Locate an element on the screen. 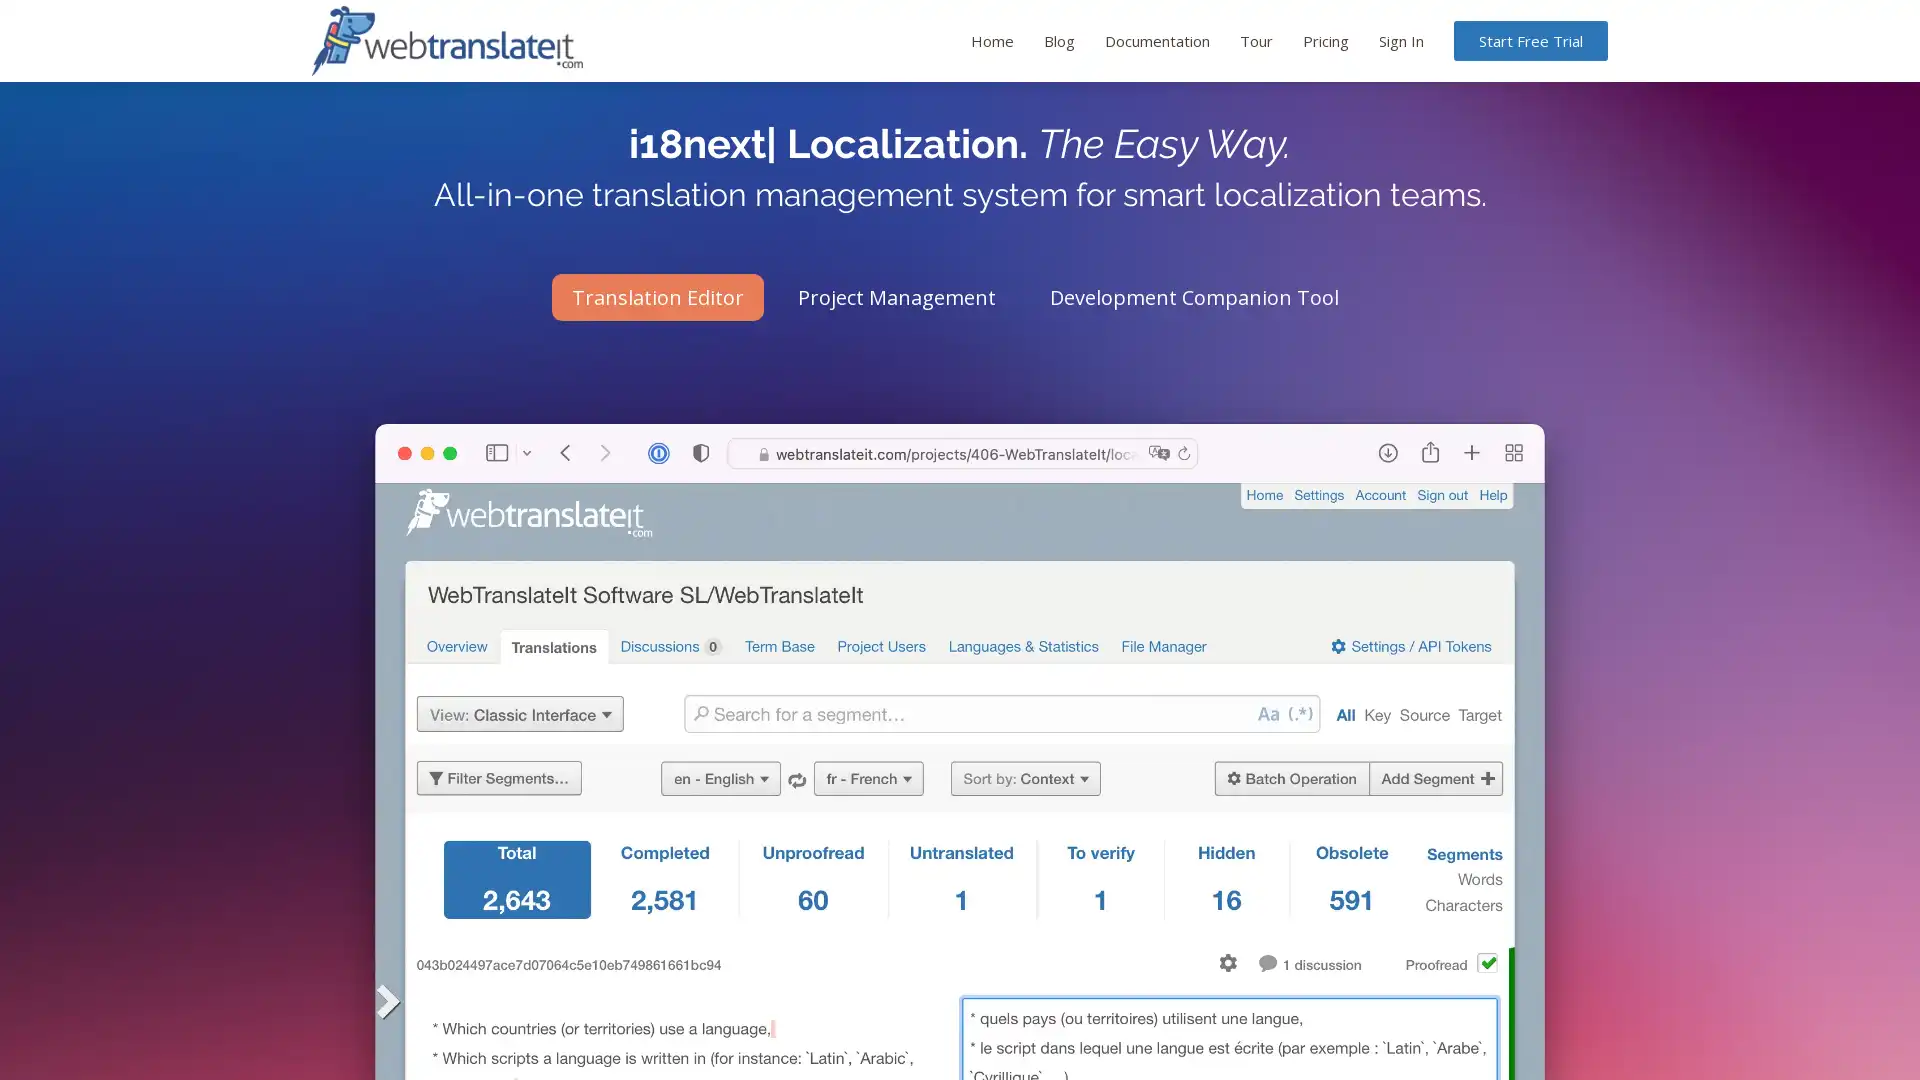 This screenshot has width=1920, height=1080. learn more about cookies is located at coordinates (1063, 1043).